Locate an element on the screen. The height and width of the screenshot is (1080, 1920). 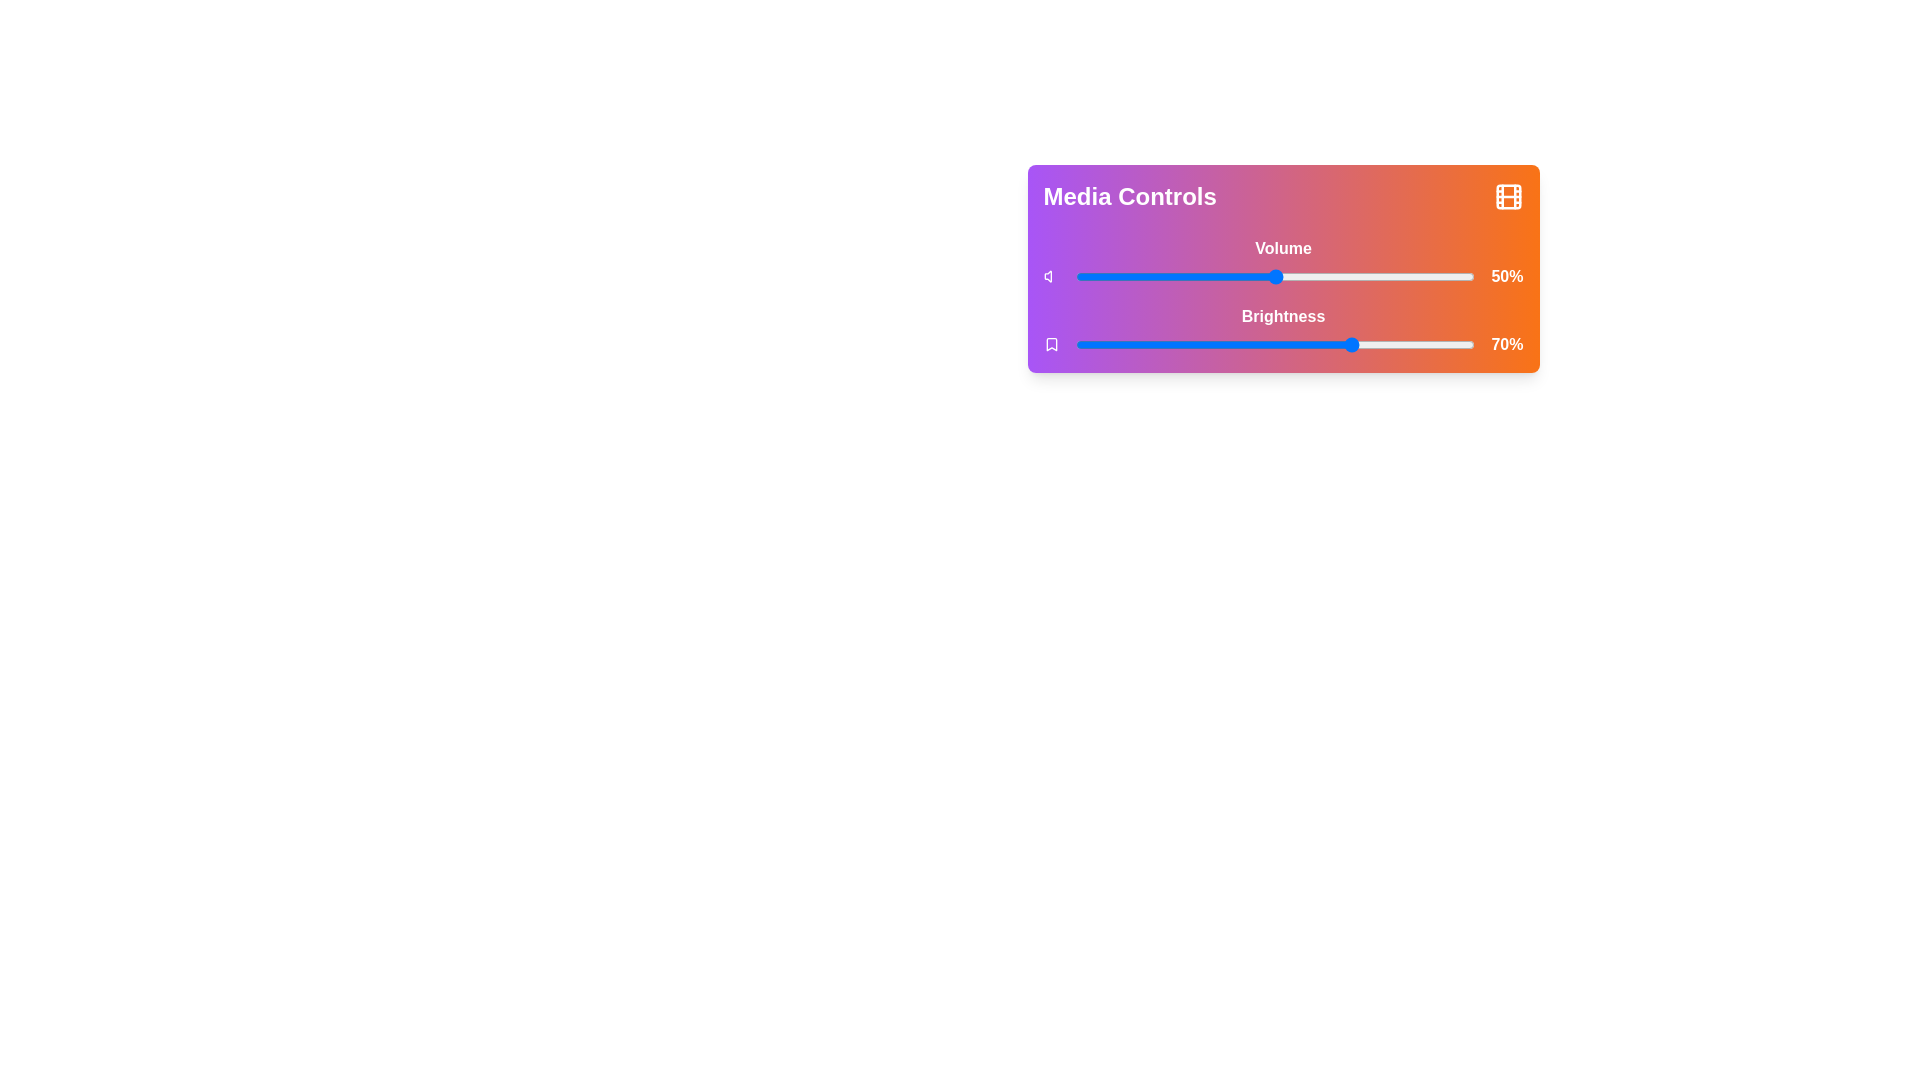
the volume slider to 67% is located at coordinates (1343, 277).